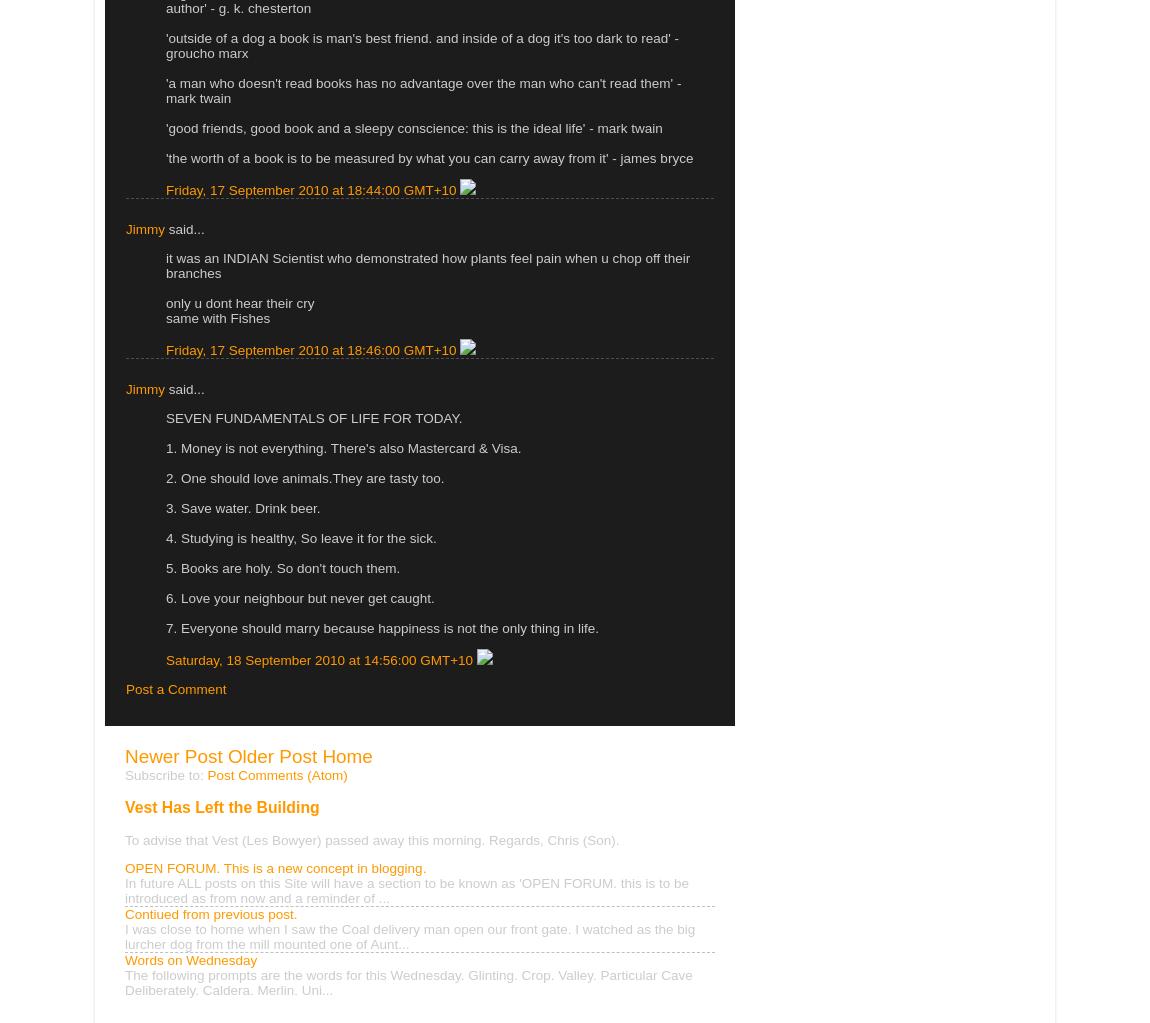 Image resolution: width=1150 pixels, height=1023 pixels. I want to click on ''outside of a dog a book is man's best friend. and inside of a dog it's too dark to read' - groucho marx', so click(164, 44).